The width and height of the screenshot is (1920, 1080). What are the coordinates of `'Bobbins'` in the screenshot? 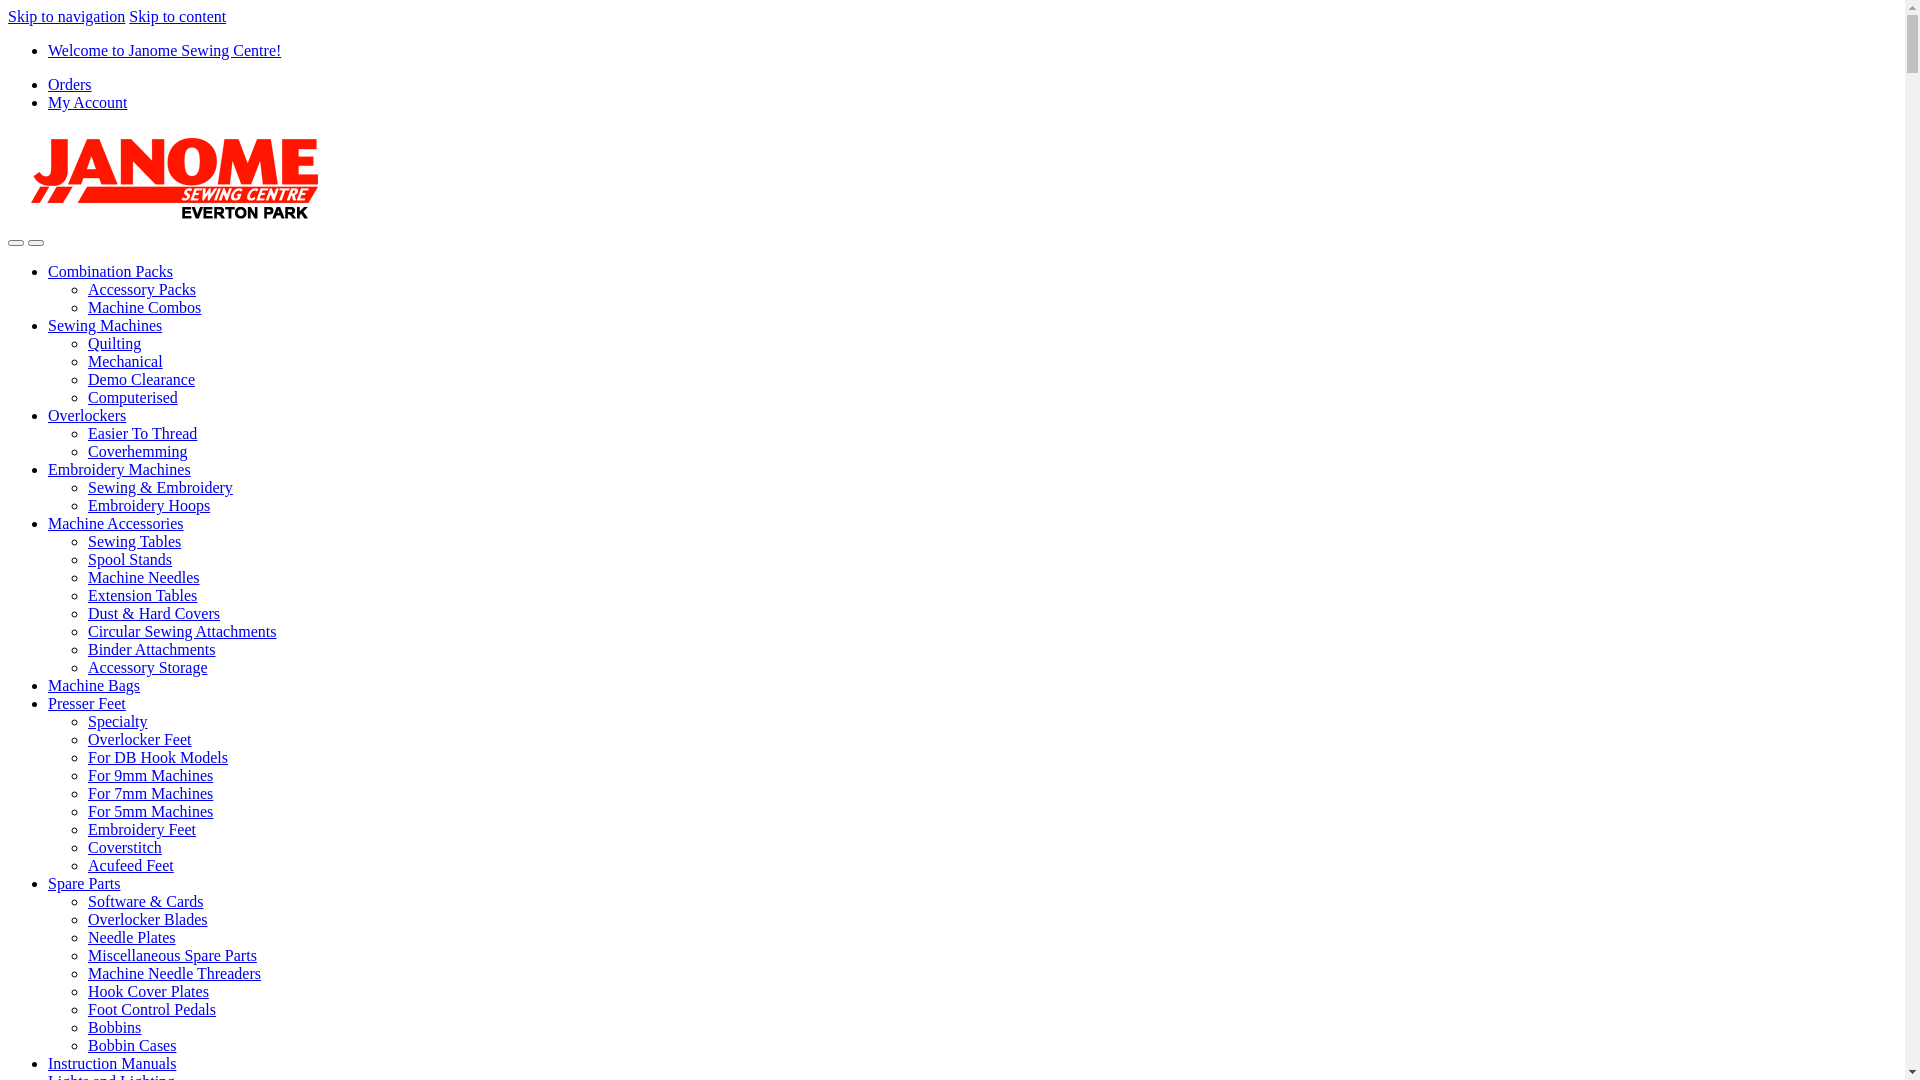 It's located at (86, 1027).